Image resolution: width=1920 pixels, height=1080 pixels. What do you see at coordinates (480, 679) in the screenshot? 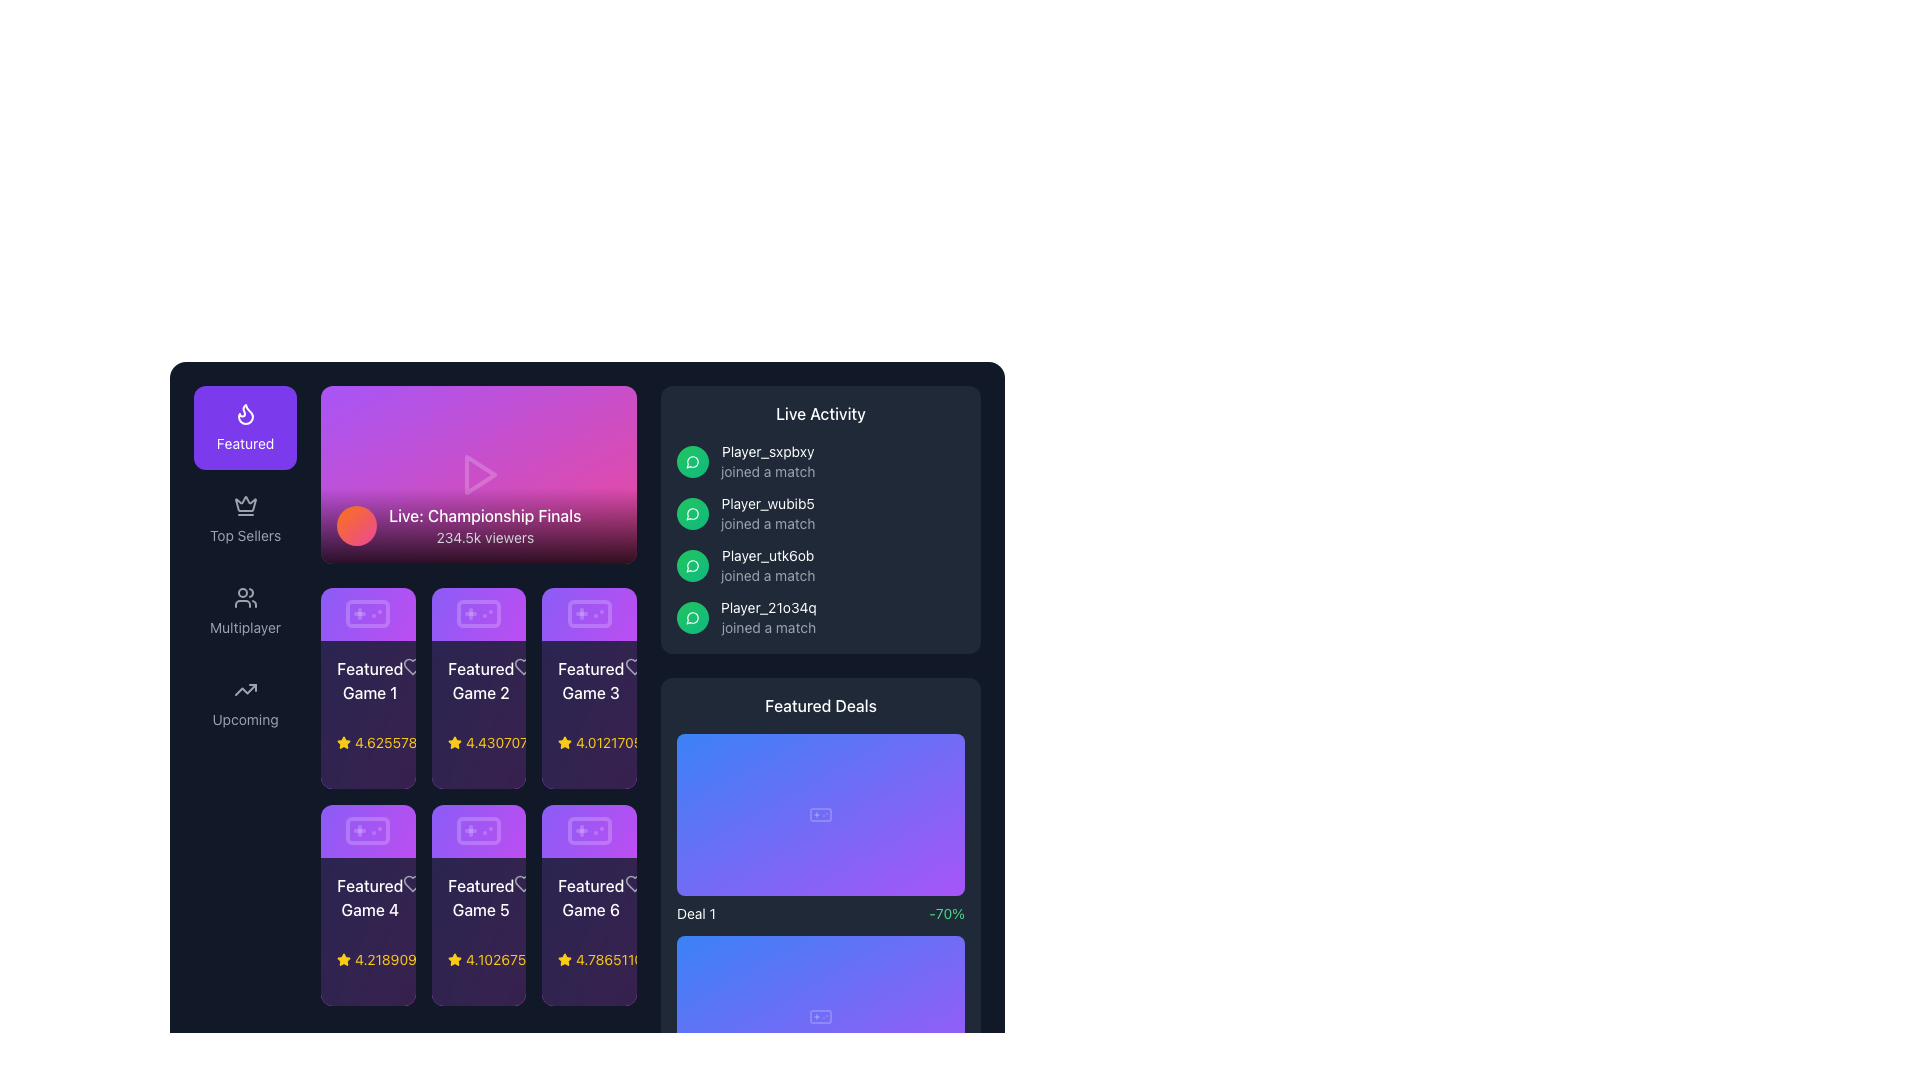
I see `text displayed in the 'Featured Game 2' label, which is in white bold font on a dark purple background` at bounding box center [480, 679].